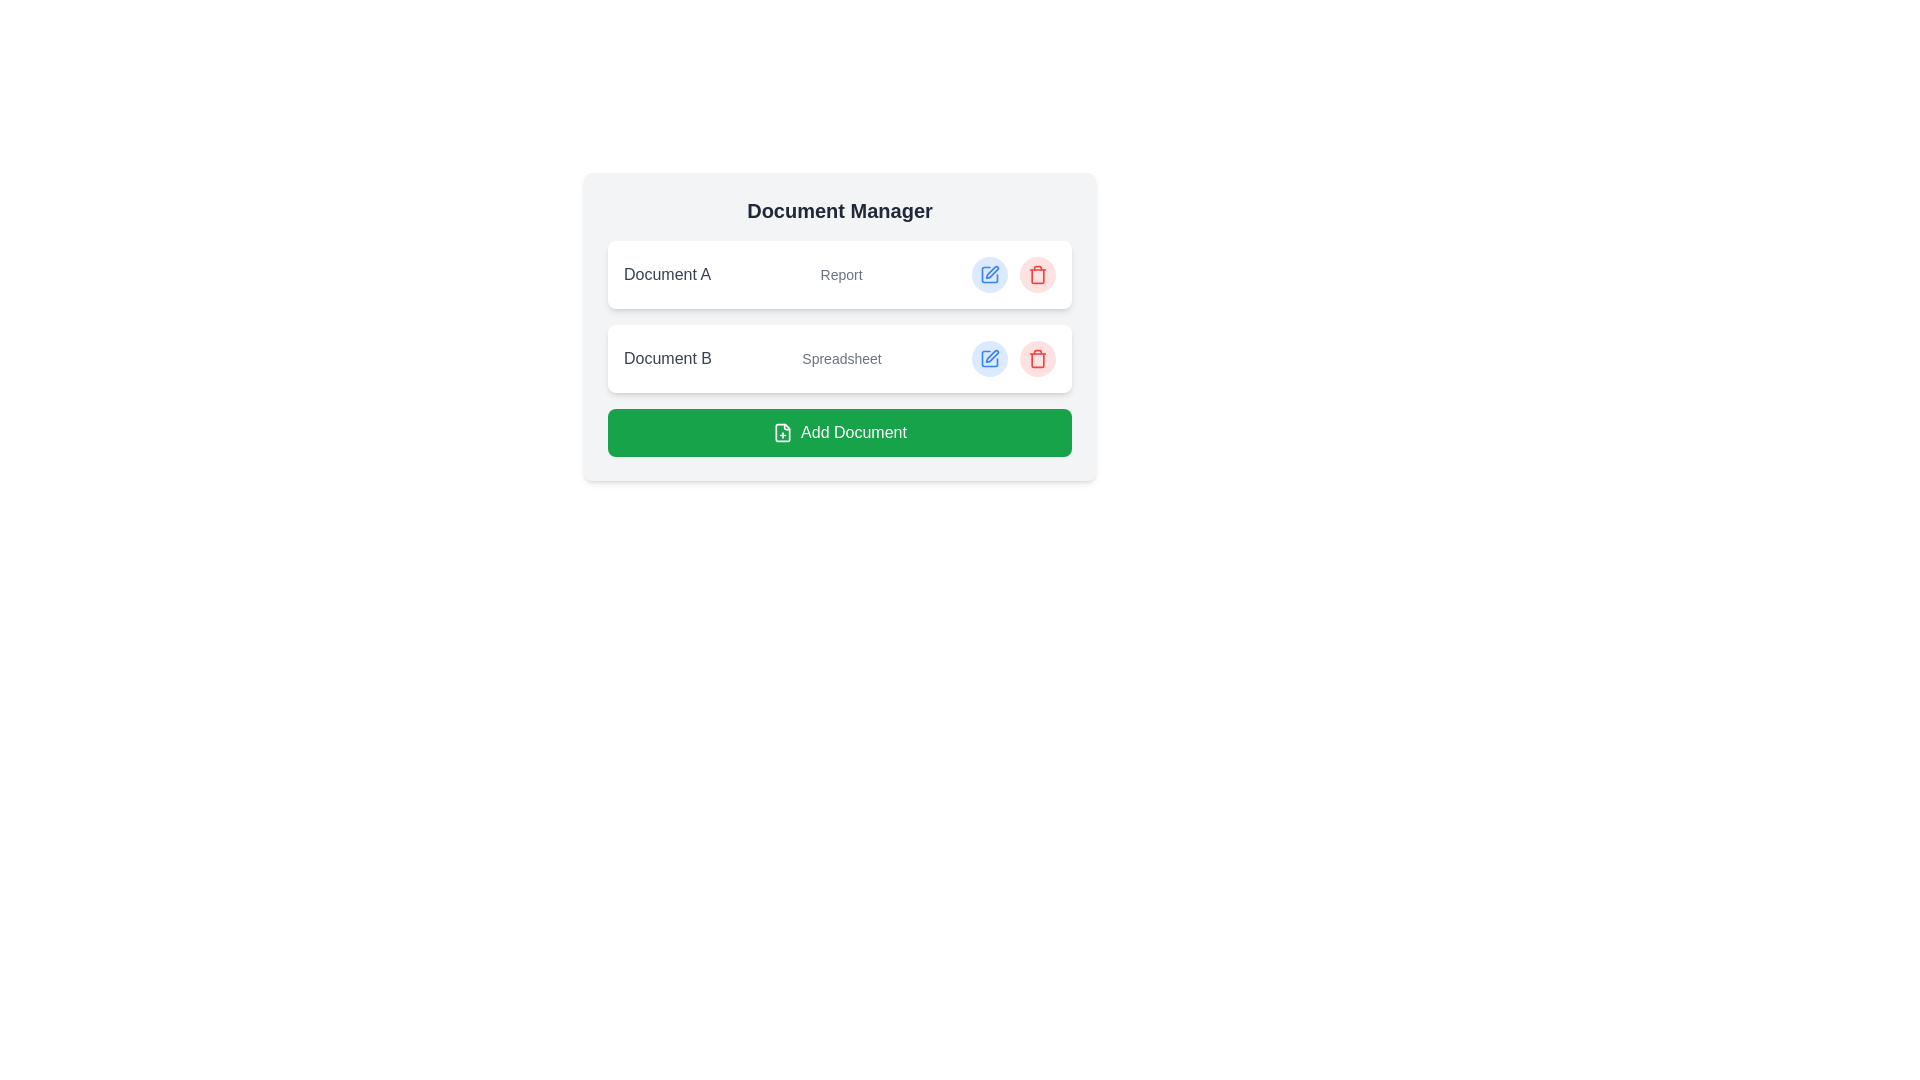 This screenshot has height=1080, width=1920. Describe the element at coordinates (782, 431) in the screenshot. I see `the 'Add Document' icon, which is centered within a green button labeled 'Add Document', located below the document listing interface` at that location.